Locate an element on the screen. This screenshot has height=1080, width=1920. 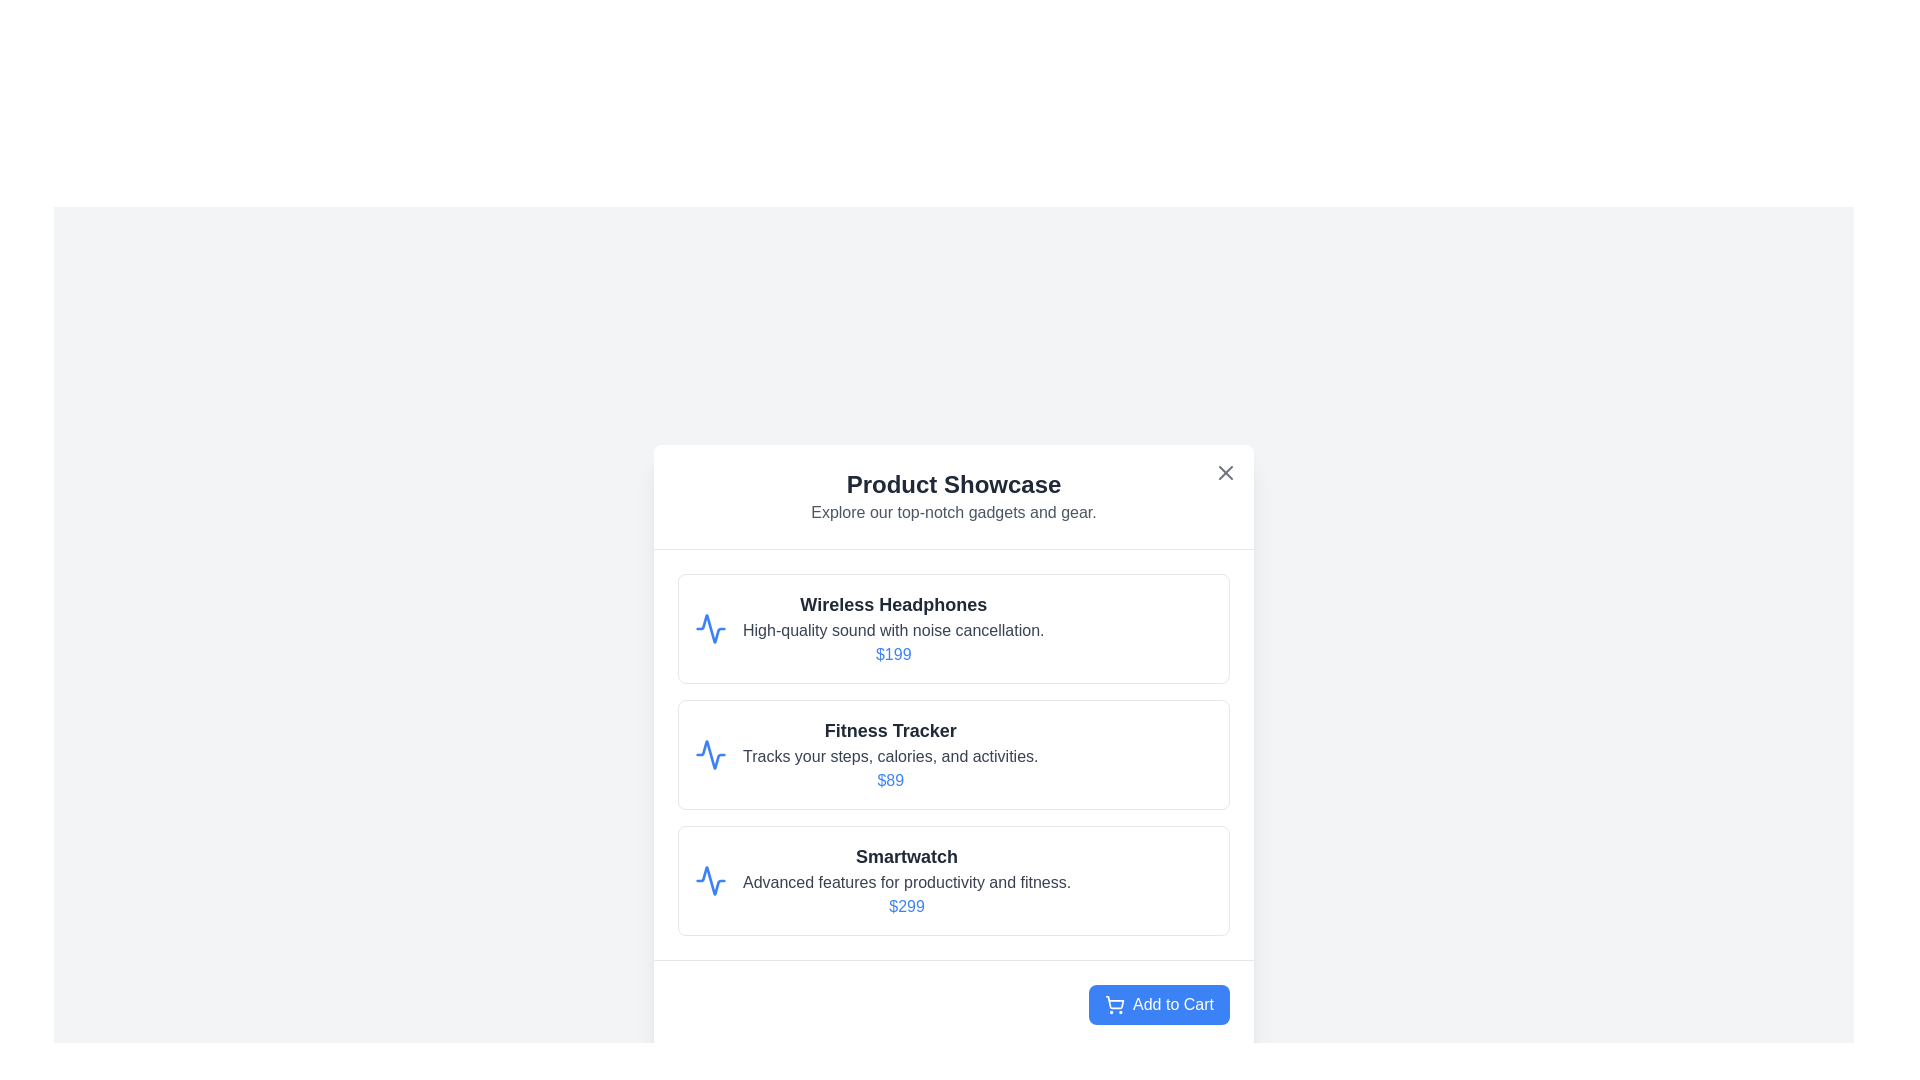
the blue activity icon with a waveform design located at the top left corner of the 'Wireless Headphones' product card is located at coordinates (710, 627).